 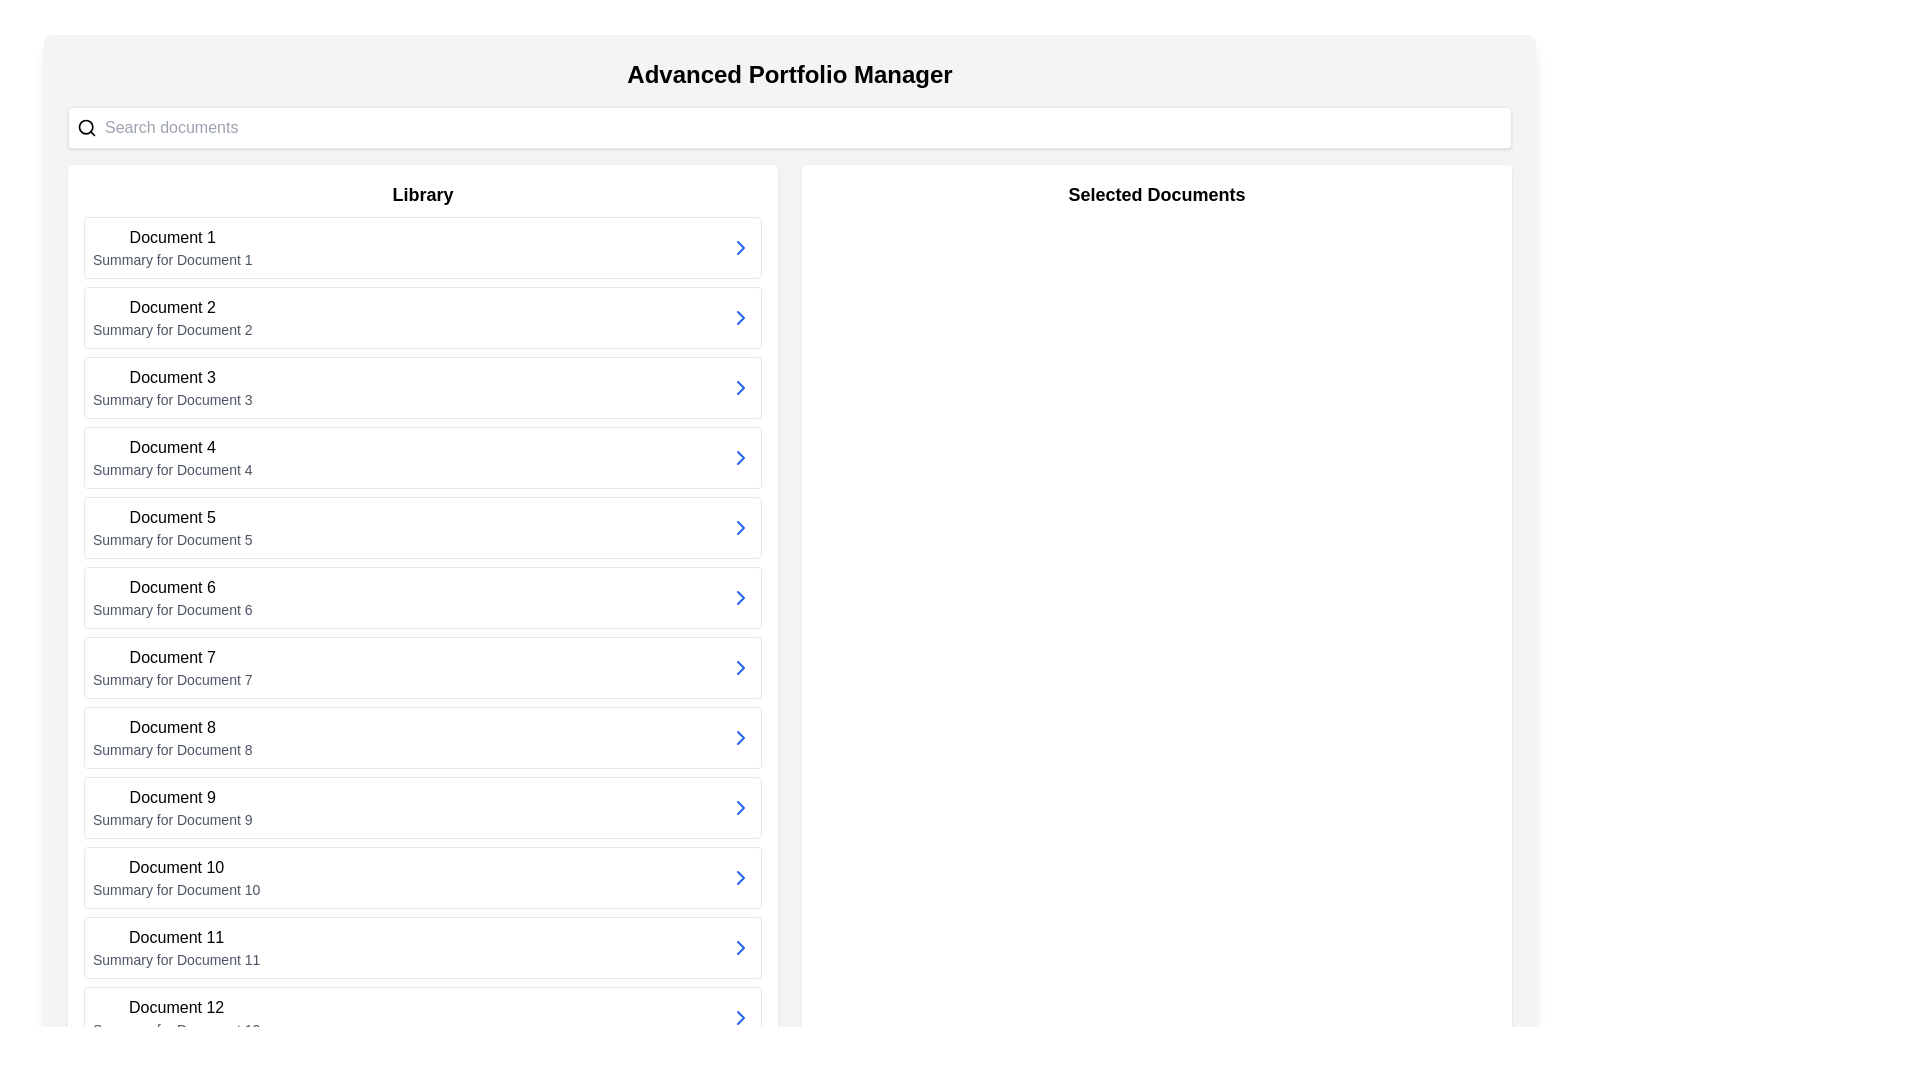 What do you see at coordinates (176, 947) in the screenshot?
I see `the static text label representing 'Document 11' which identifies the document and provides a description` at bounding box center [176, 947].